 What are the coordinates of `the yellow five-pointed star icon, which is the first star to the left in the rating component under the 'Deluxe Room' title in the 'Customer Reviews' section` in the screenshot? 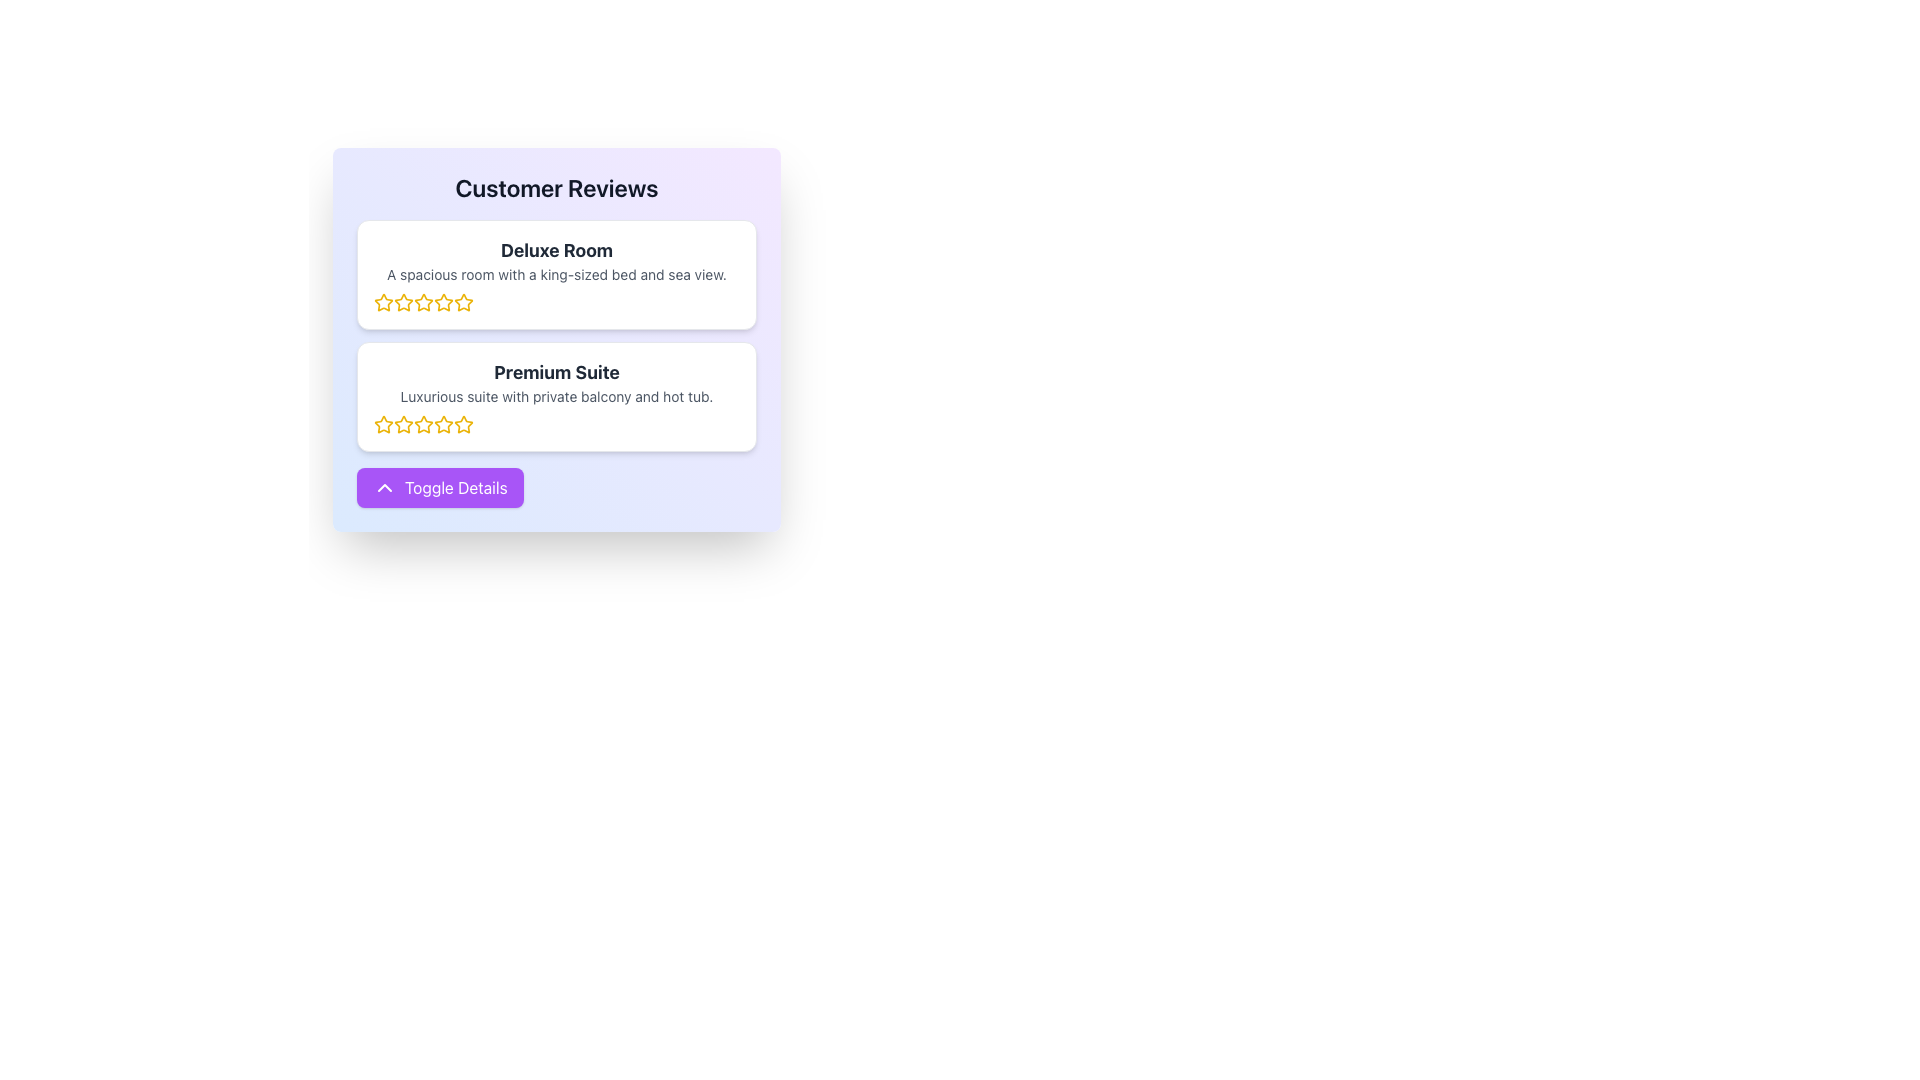 It's located at (384, 302).